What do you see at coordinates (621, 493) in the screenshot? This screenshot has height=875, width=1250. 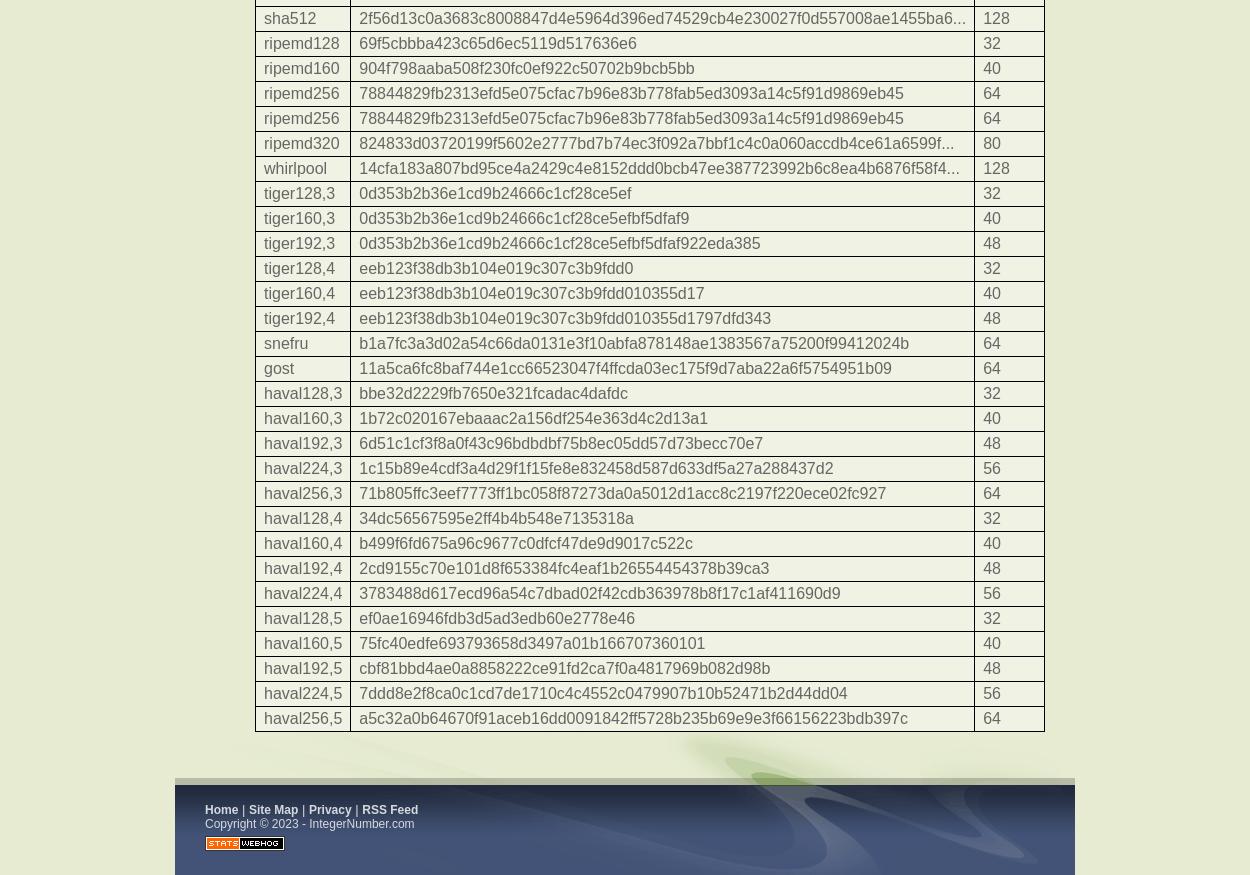 I see `'71b805ffc3eef7773ff1bc058f87273da0a5012d1acc8c2197f220ece02fc927'` at bounding box center [621, 493].